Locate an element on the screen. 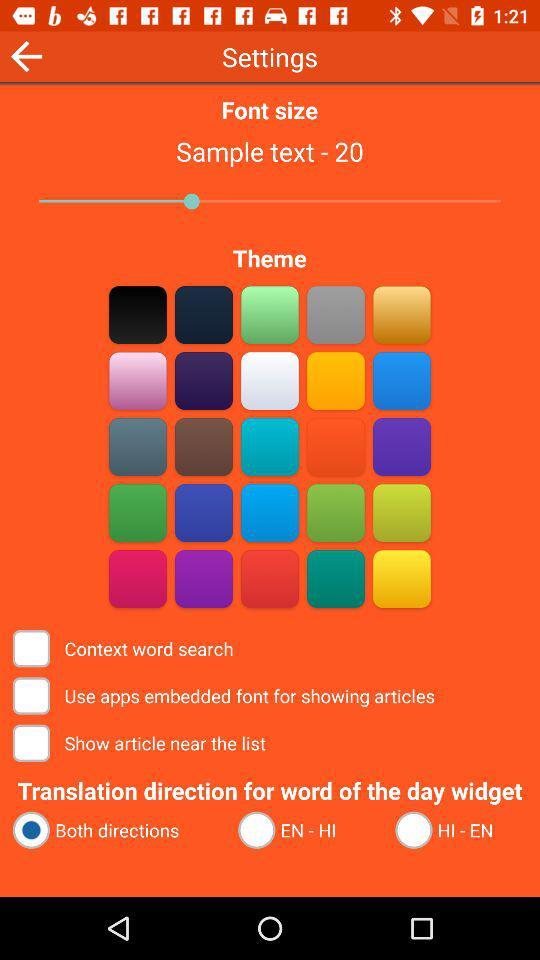  a color select option is located at coordinates (335, 314).